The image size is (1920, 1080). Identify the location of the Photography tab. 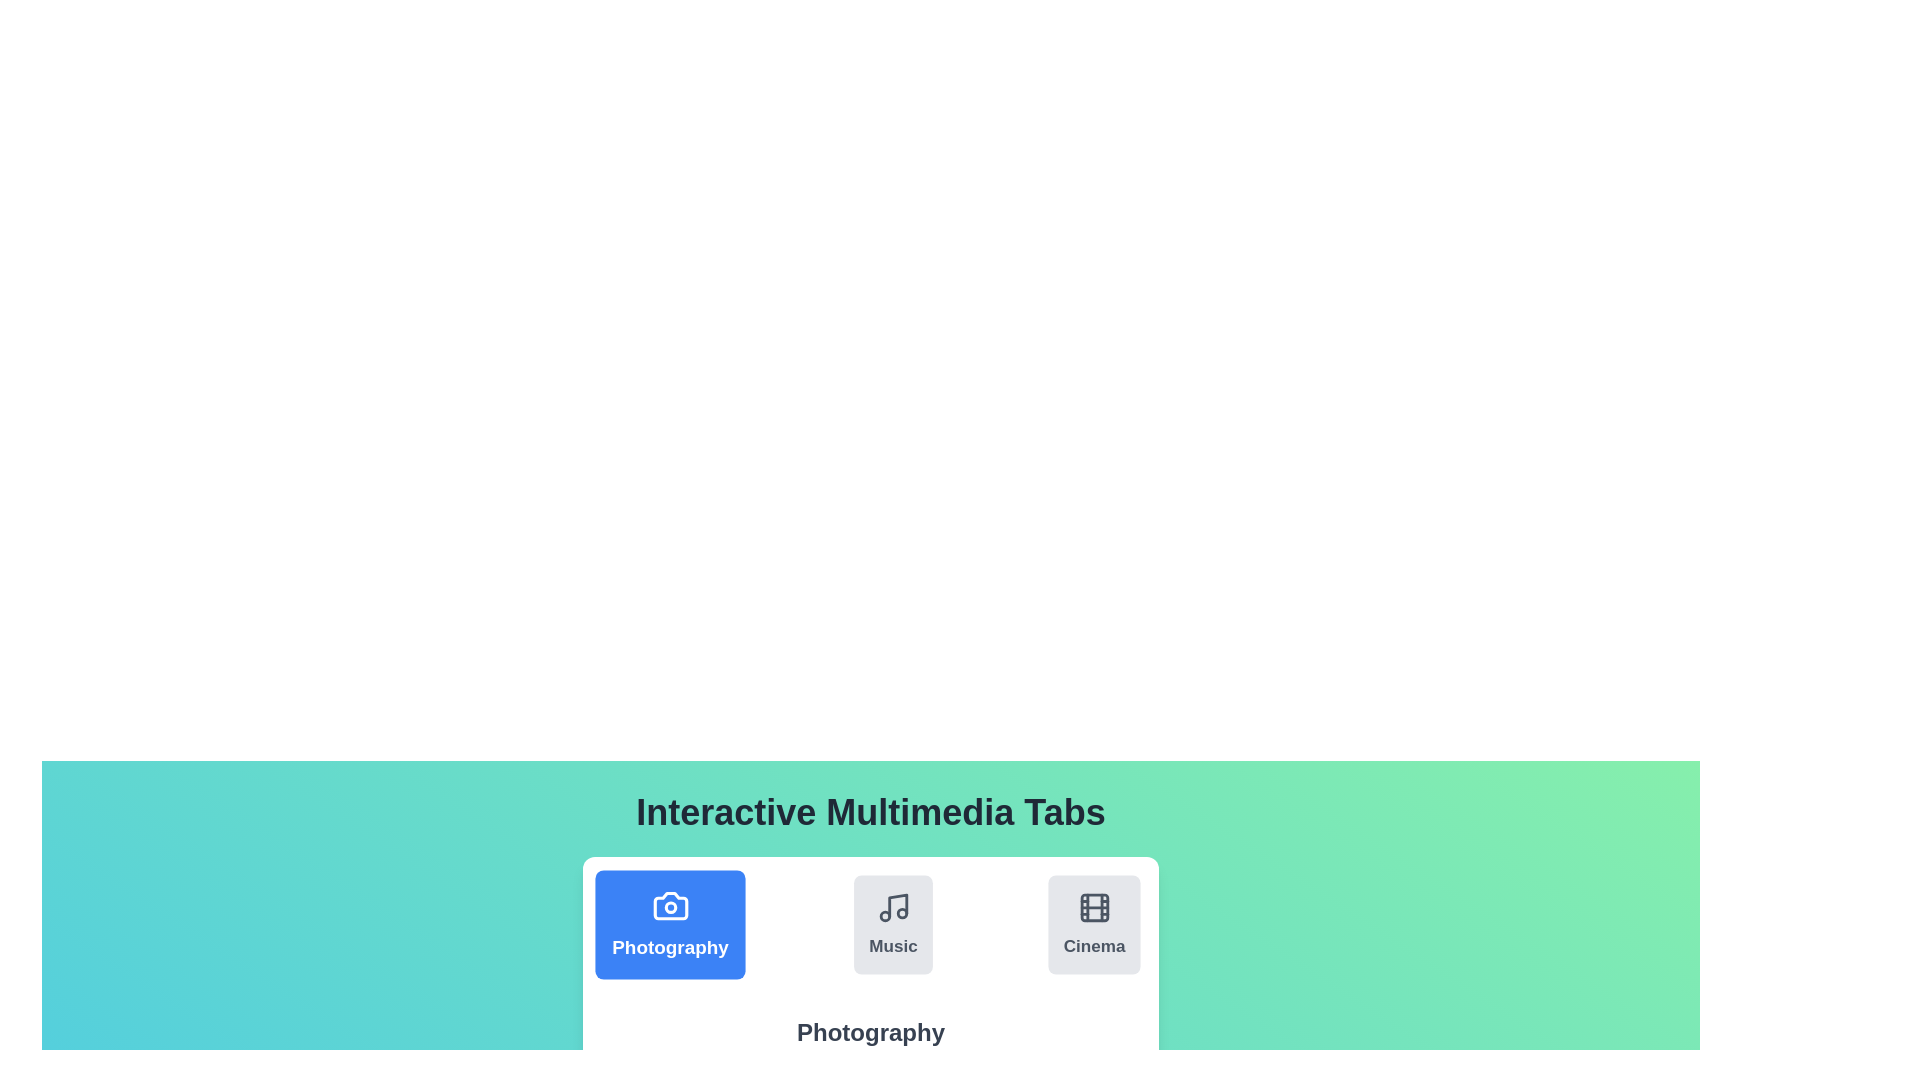
(670, 925).